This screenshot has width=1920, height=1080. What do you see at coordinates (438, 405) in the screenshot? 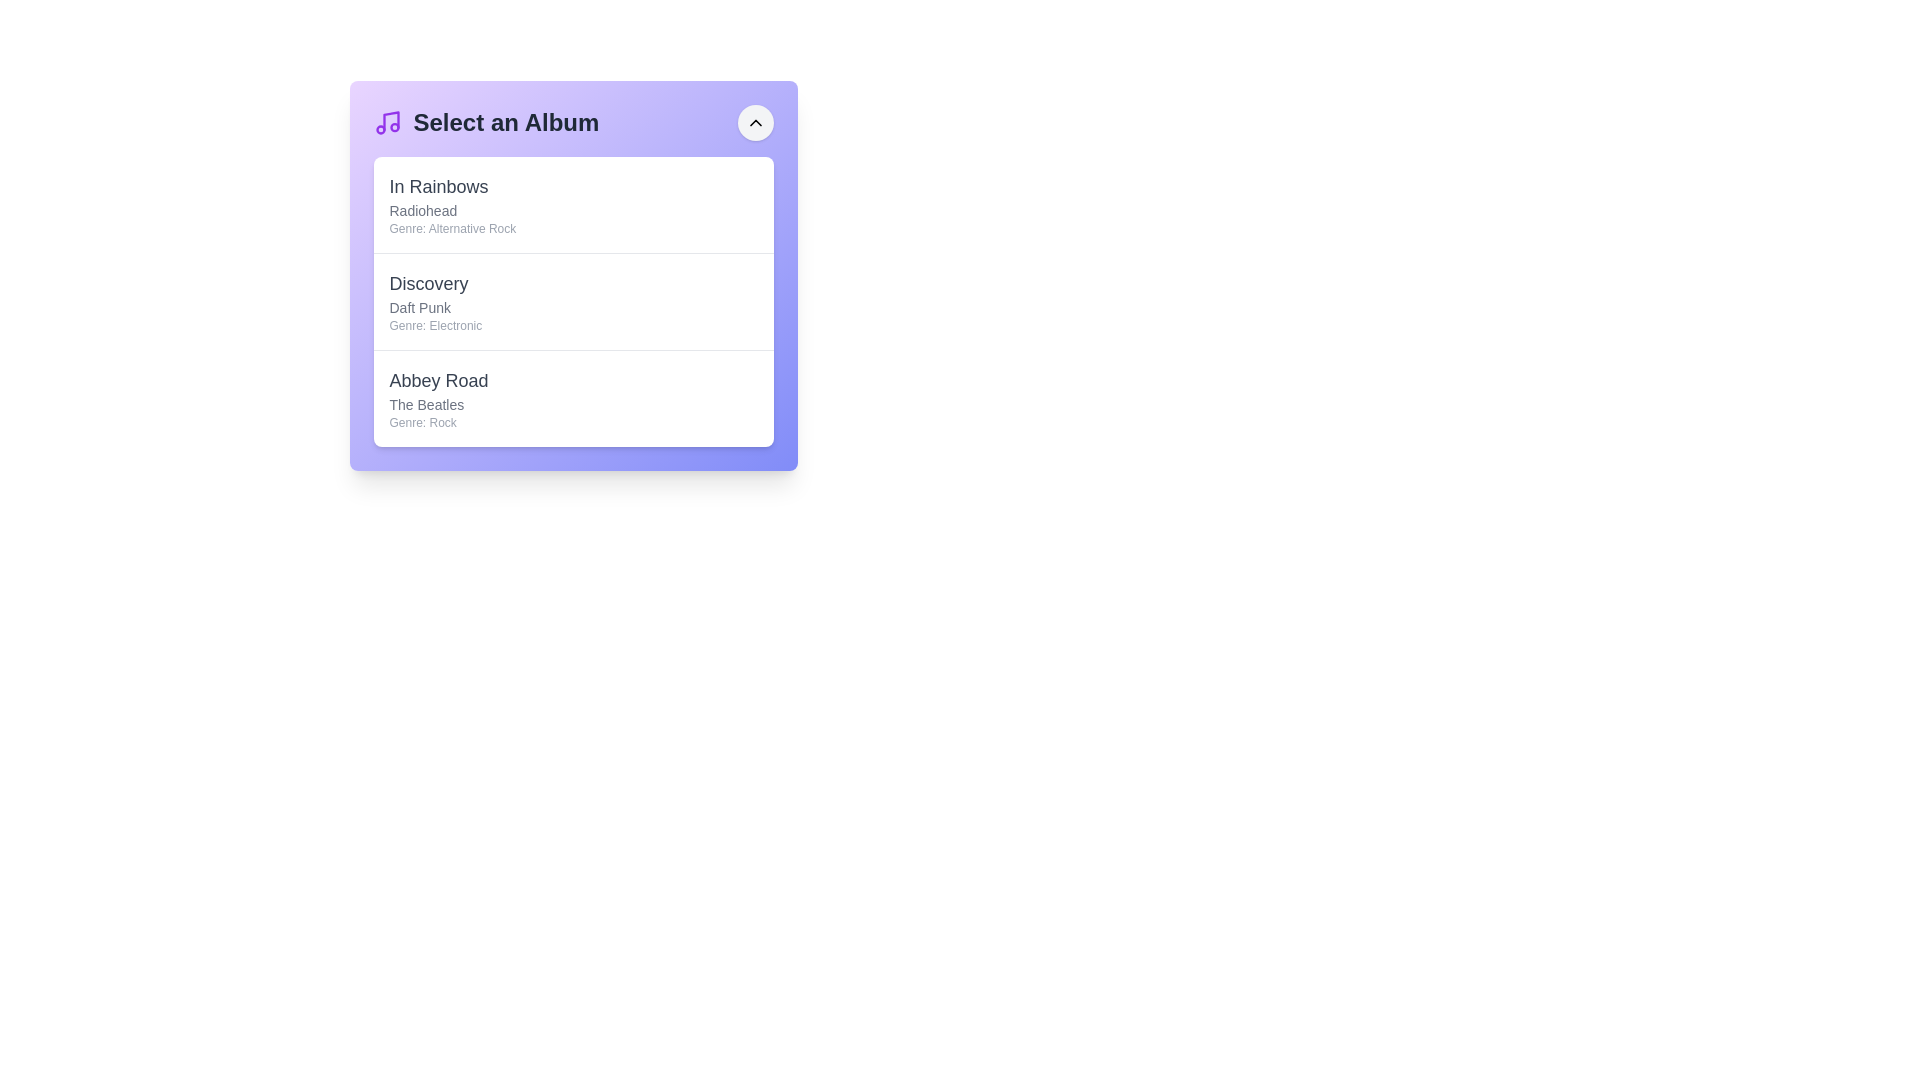
I see `the text label displaying 'The Beatles', which is located in the vertical list under the album title 'Abbey Road' and above the genre description 'Rock'` at bounding box center [438, 405].